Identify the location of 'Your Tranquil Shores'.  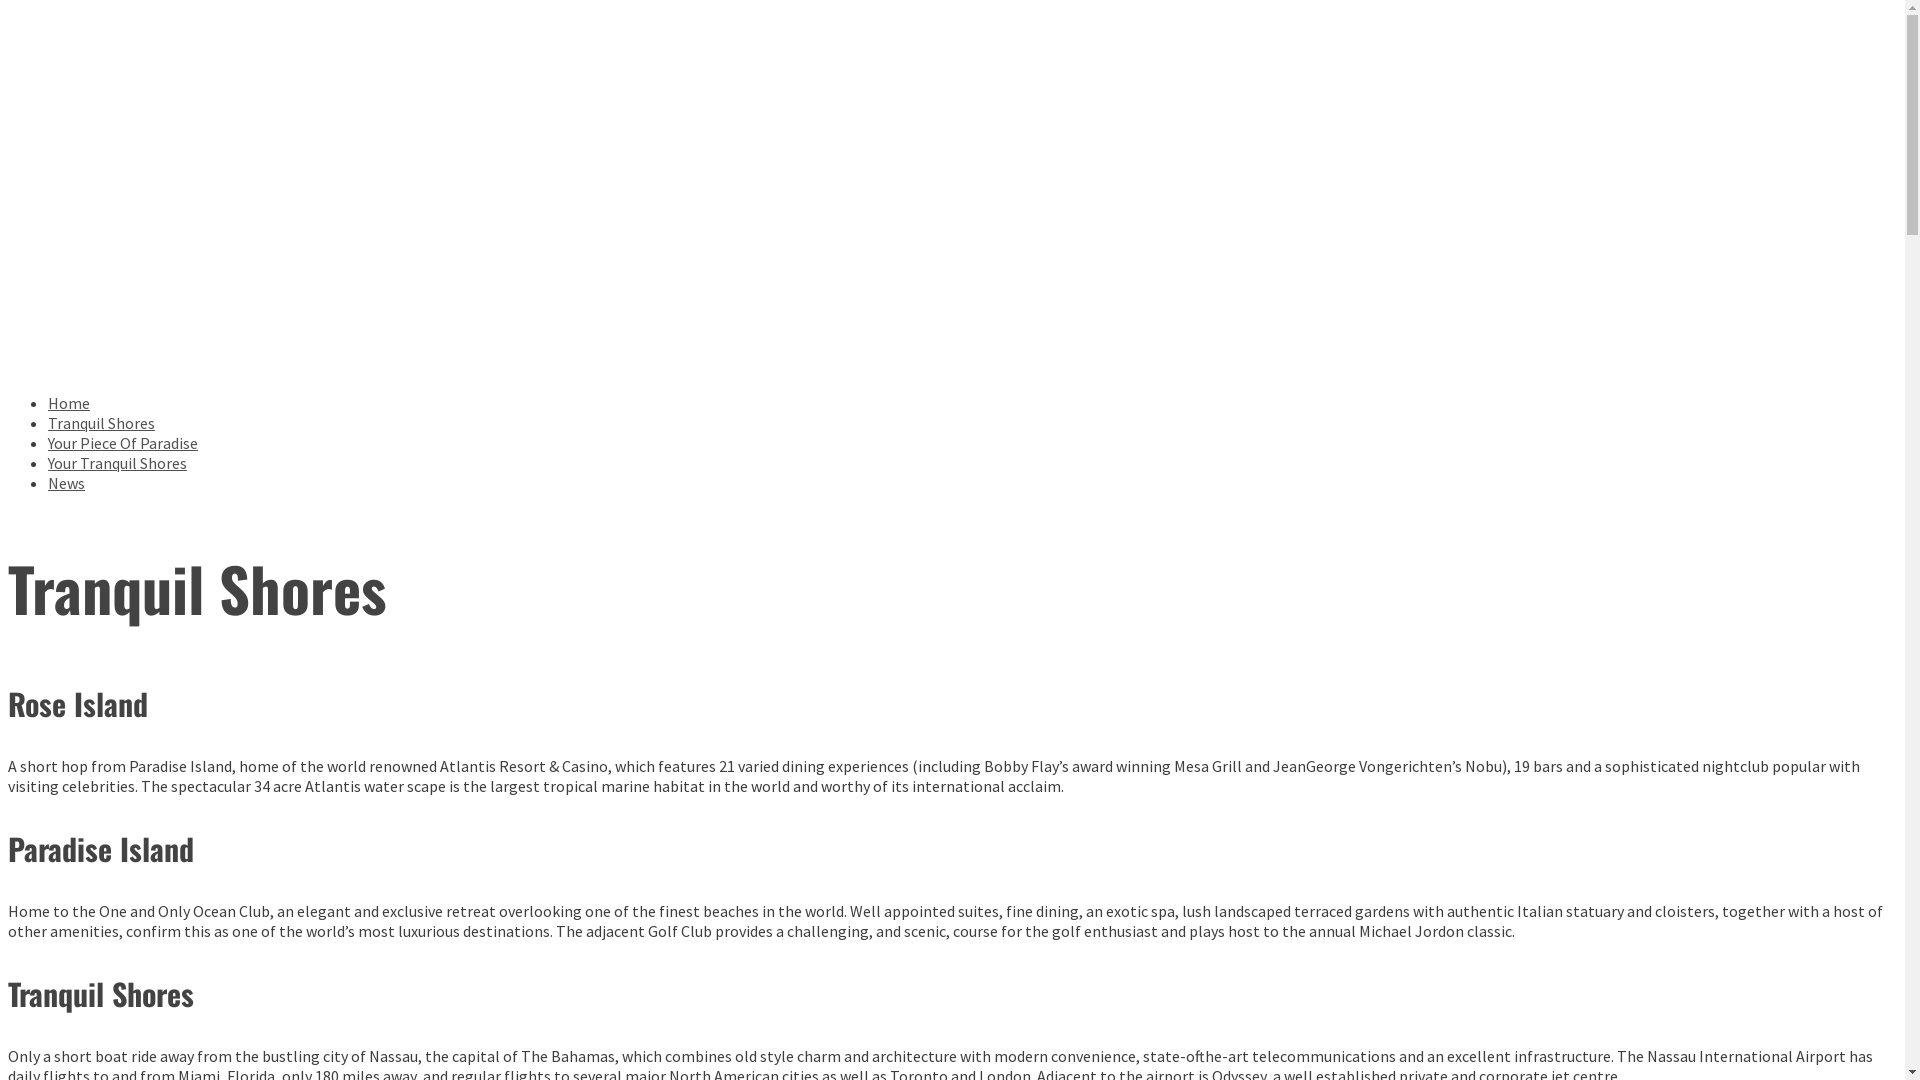
(116, 462).